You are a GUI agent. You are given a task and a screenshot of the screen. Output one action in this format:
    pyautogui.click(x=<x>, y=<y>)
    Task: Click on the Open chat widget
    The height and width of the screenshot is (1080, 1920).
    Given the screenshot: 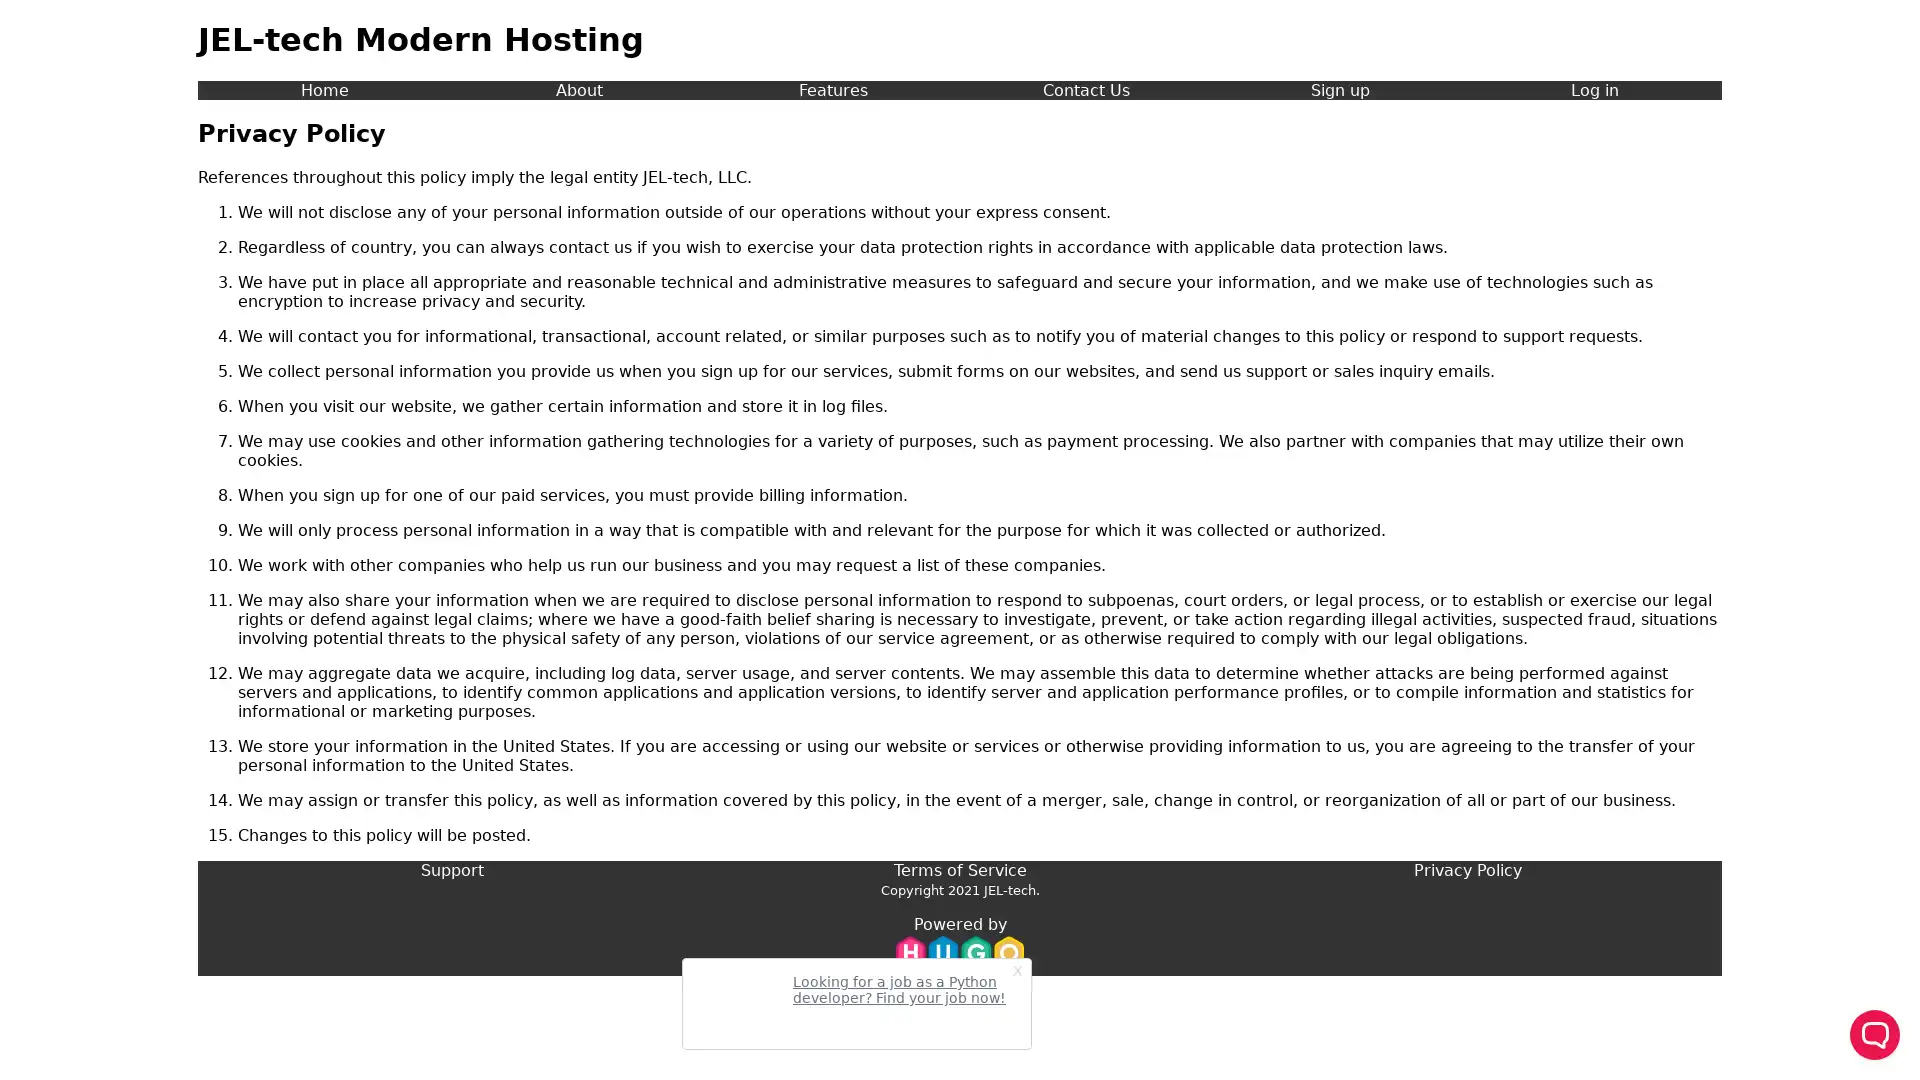 What is the action you would take?
    pyautogui.click(x=1874, y=1034)
    